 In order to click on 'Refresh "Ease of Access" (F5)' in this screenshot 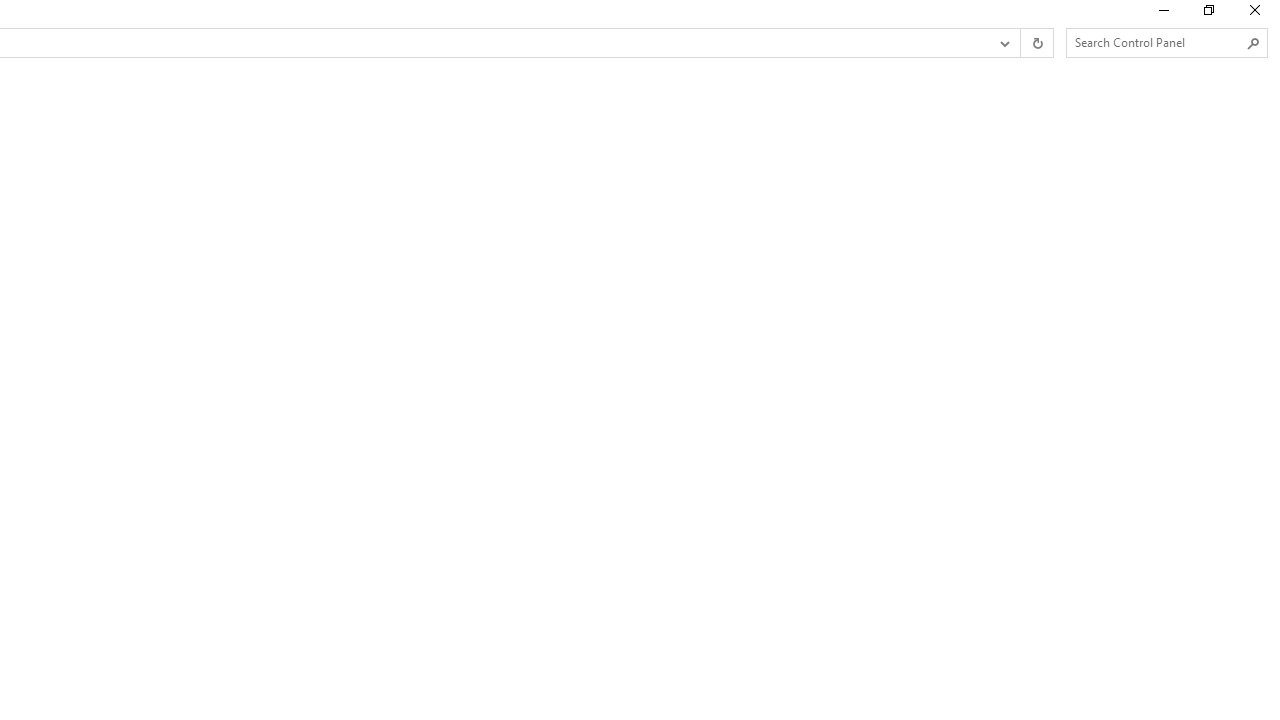, I will do `click(1036, 43)`.